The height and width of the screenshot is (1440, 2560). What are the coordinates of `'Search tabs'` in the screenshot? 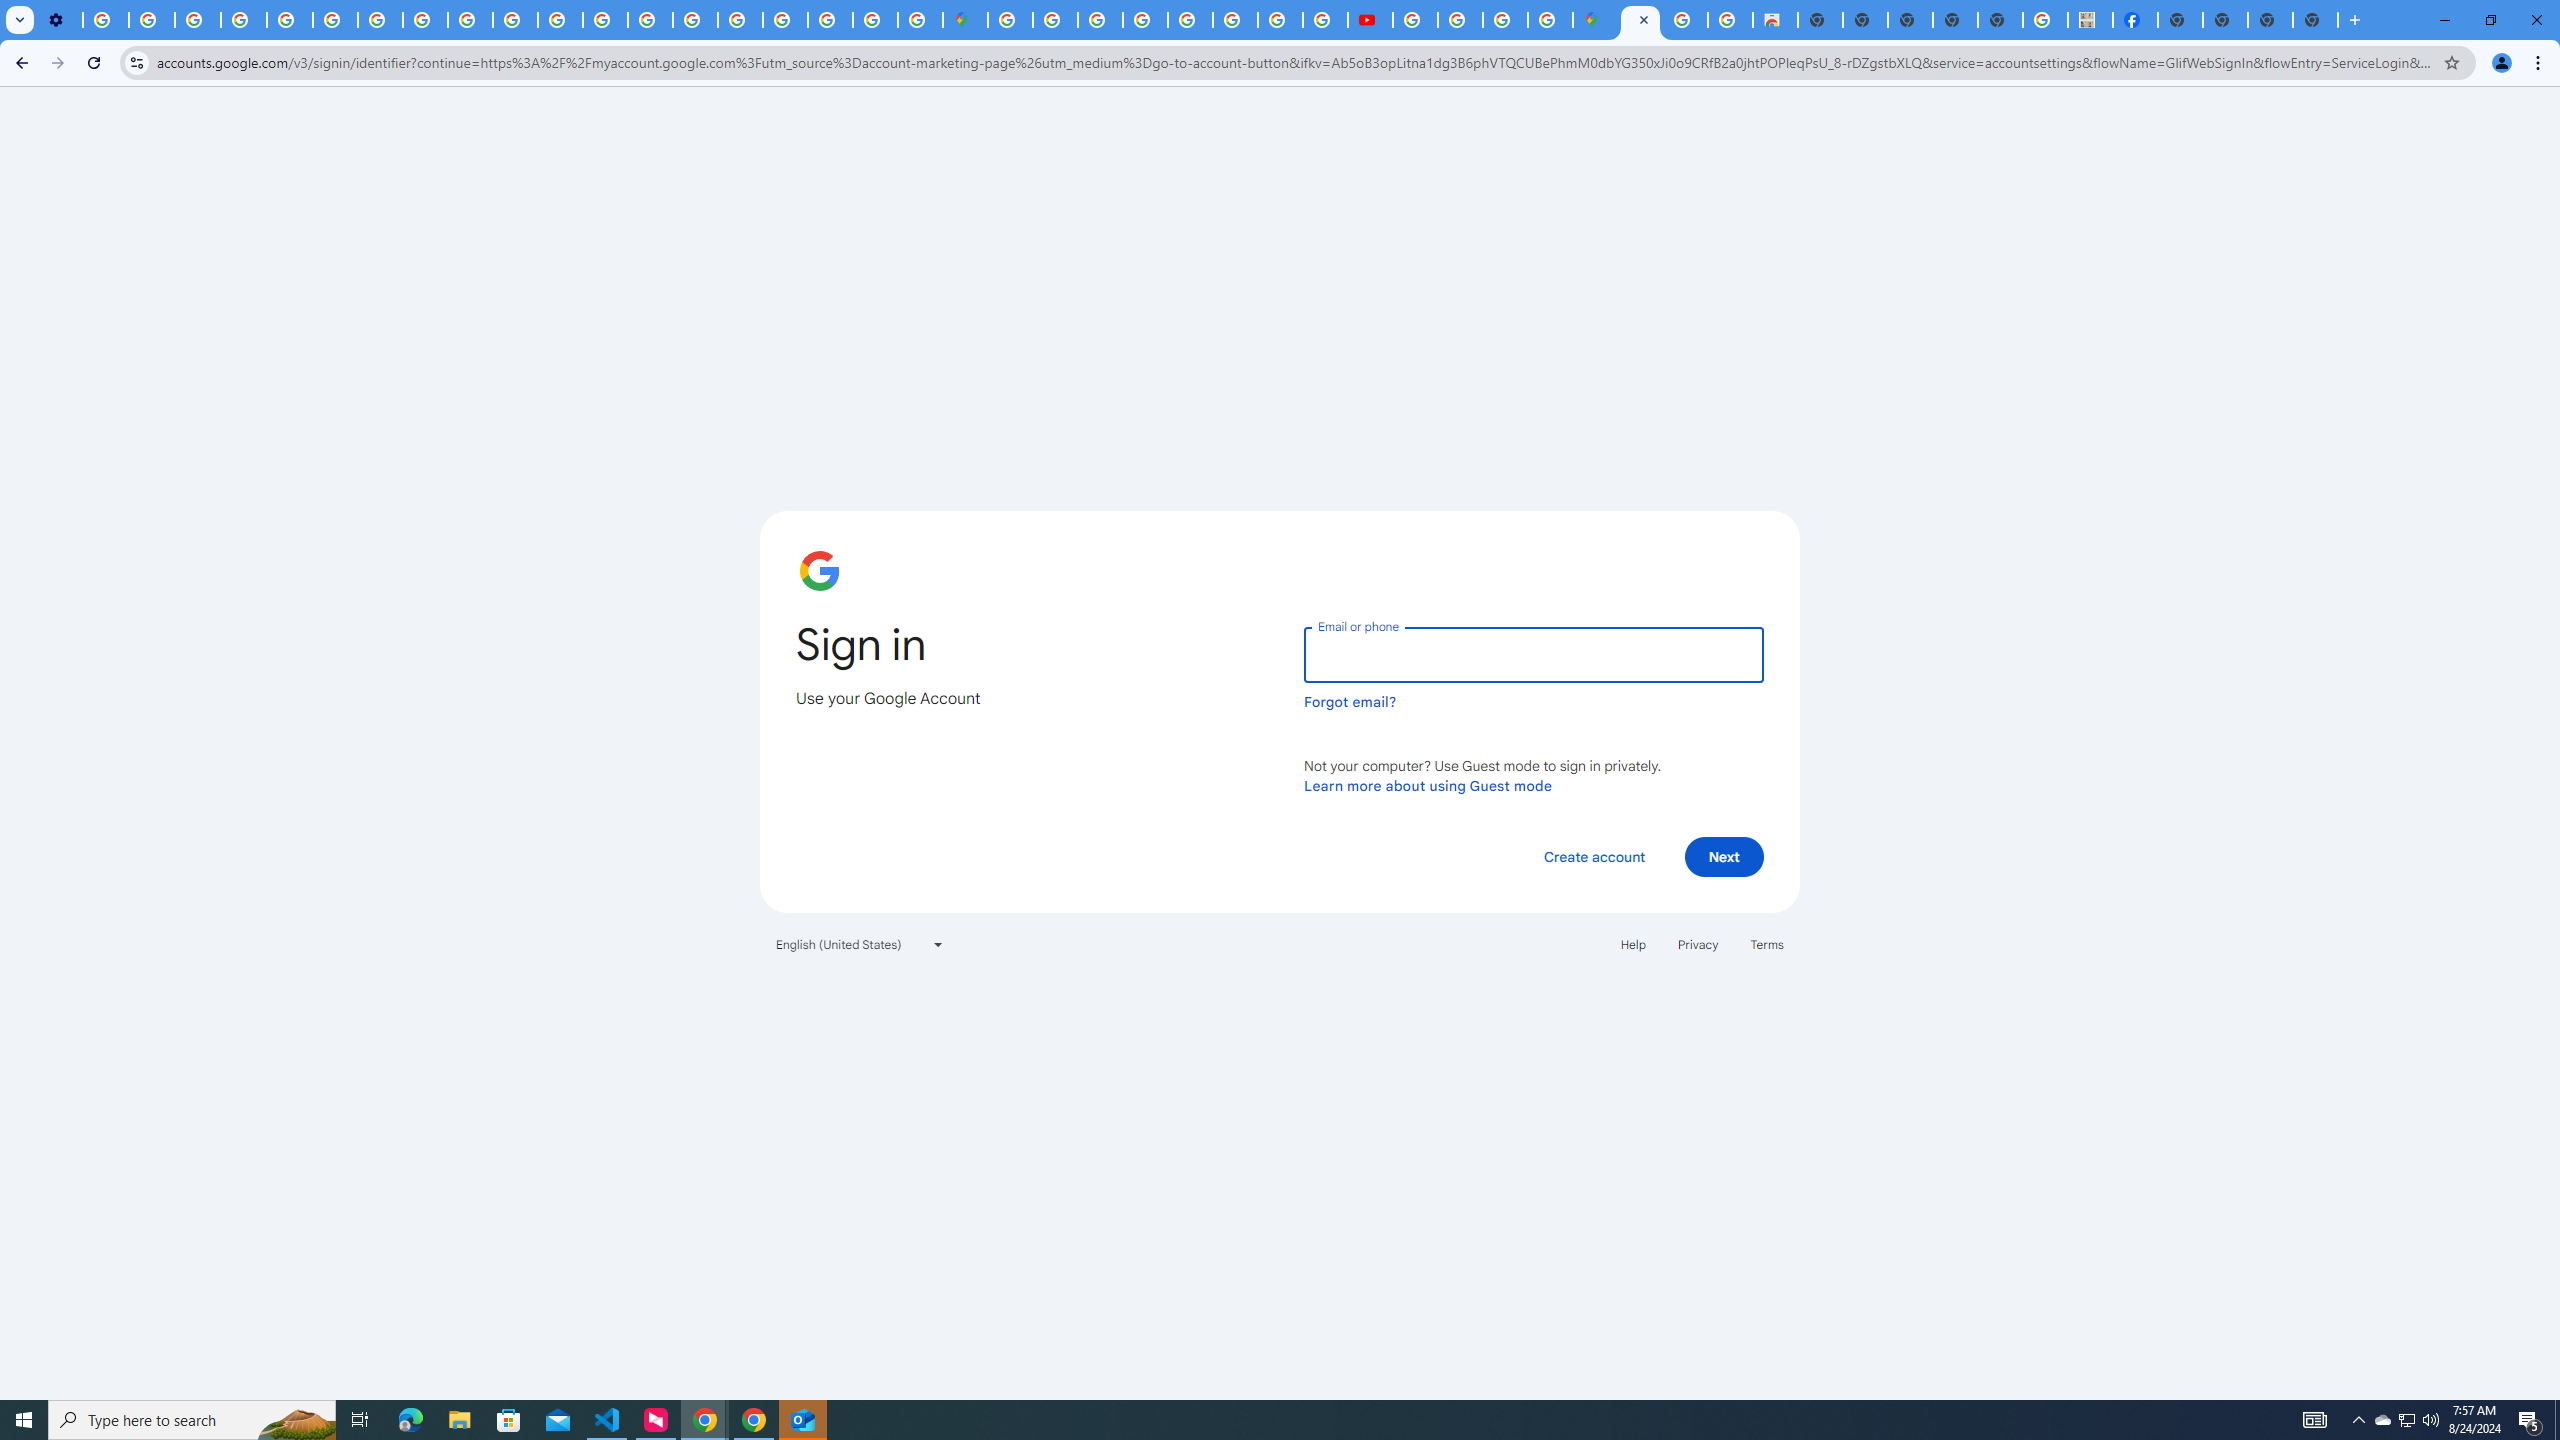 It's located at (19, 19).